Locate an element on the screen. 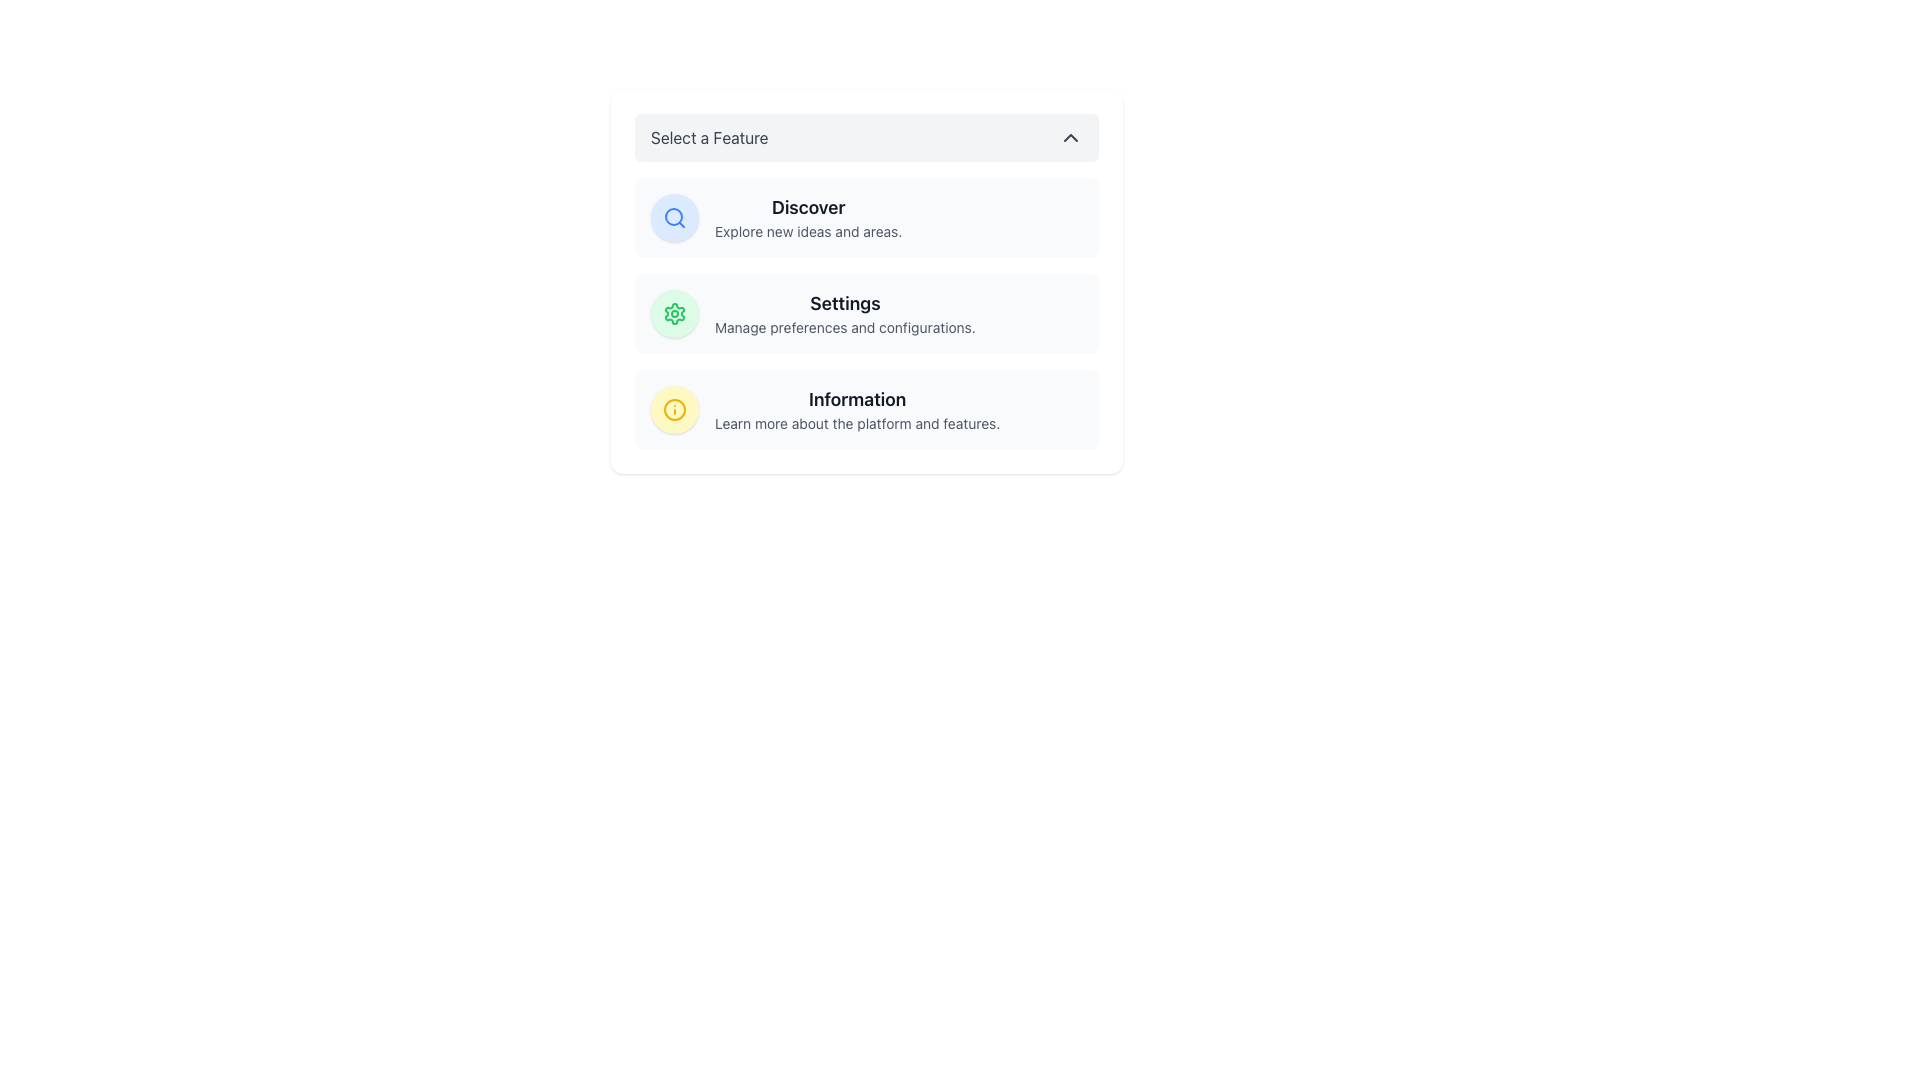 This screenshot has width=1920, height=1080. the static text block that displays 'Discover' with the subtext 'Explore new ideas and areas.' is located at coordinates (808, 218).